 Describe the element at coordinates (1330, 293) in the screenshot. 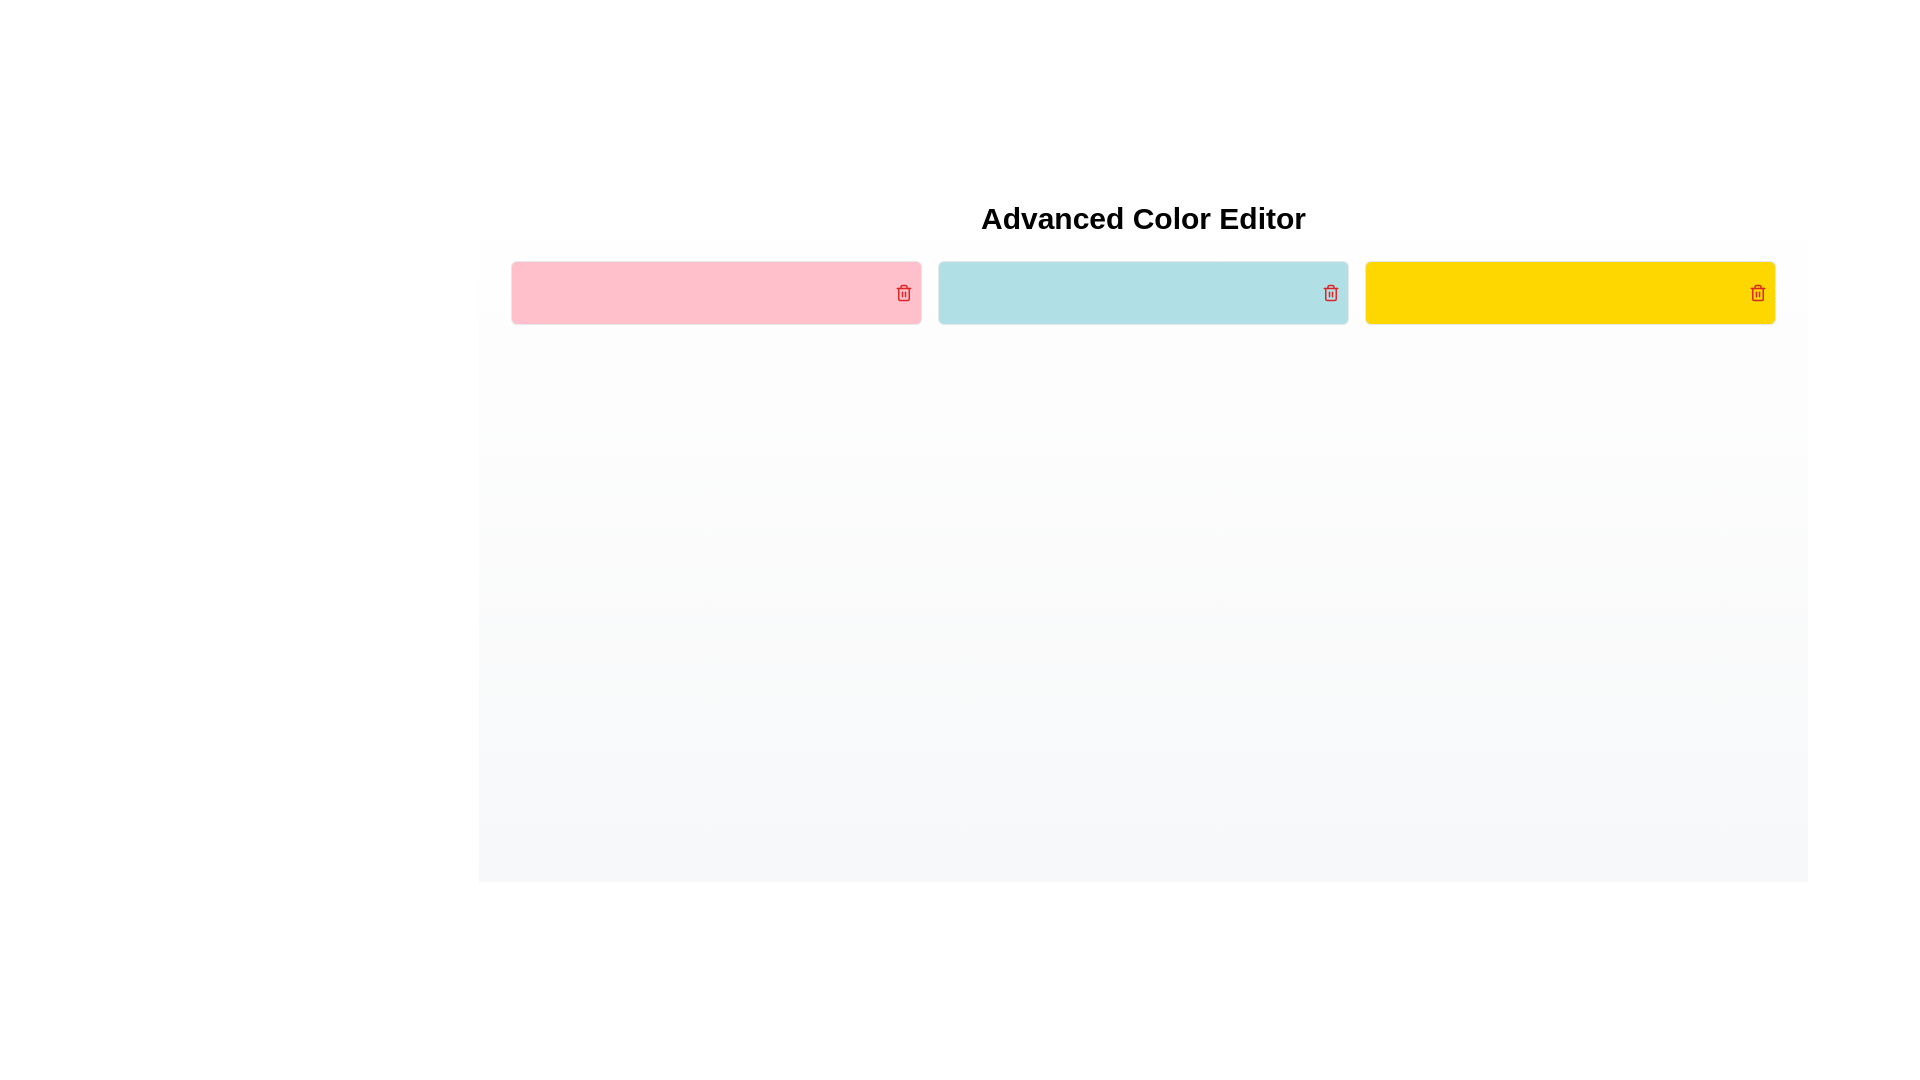

I see `the red trash bin icon, which is the third interactive icon within a light blue section` at that location.